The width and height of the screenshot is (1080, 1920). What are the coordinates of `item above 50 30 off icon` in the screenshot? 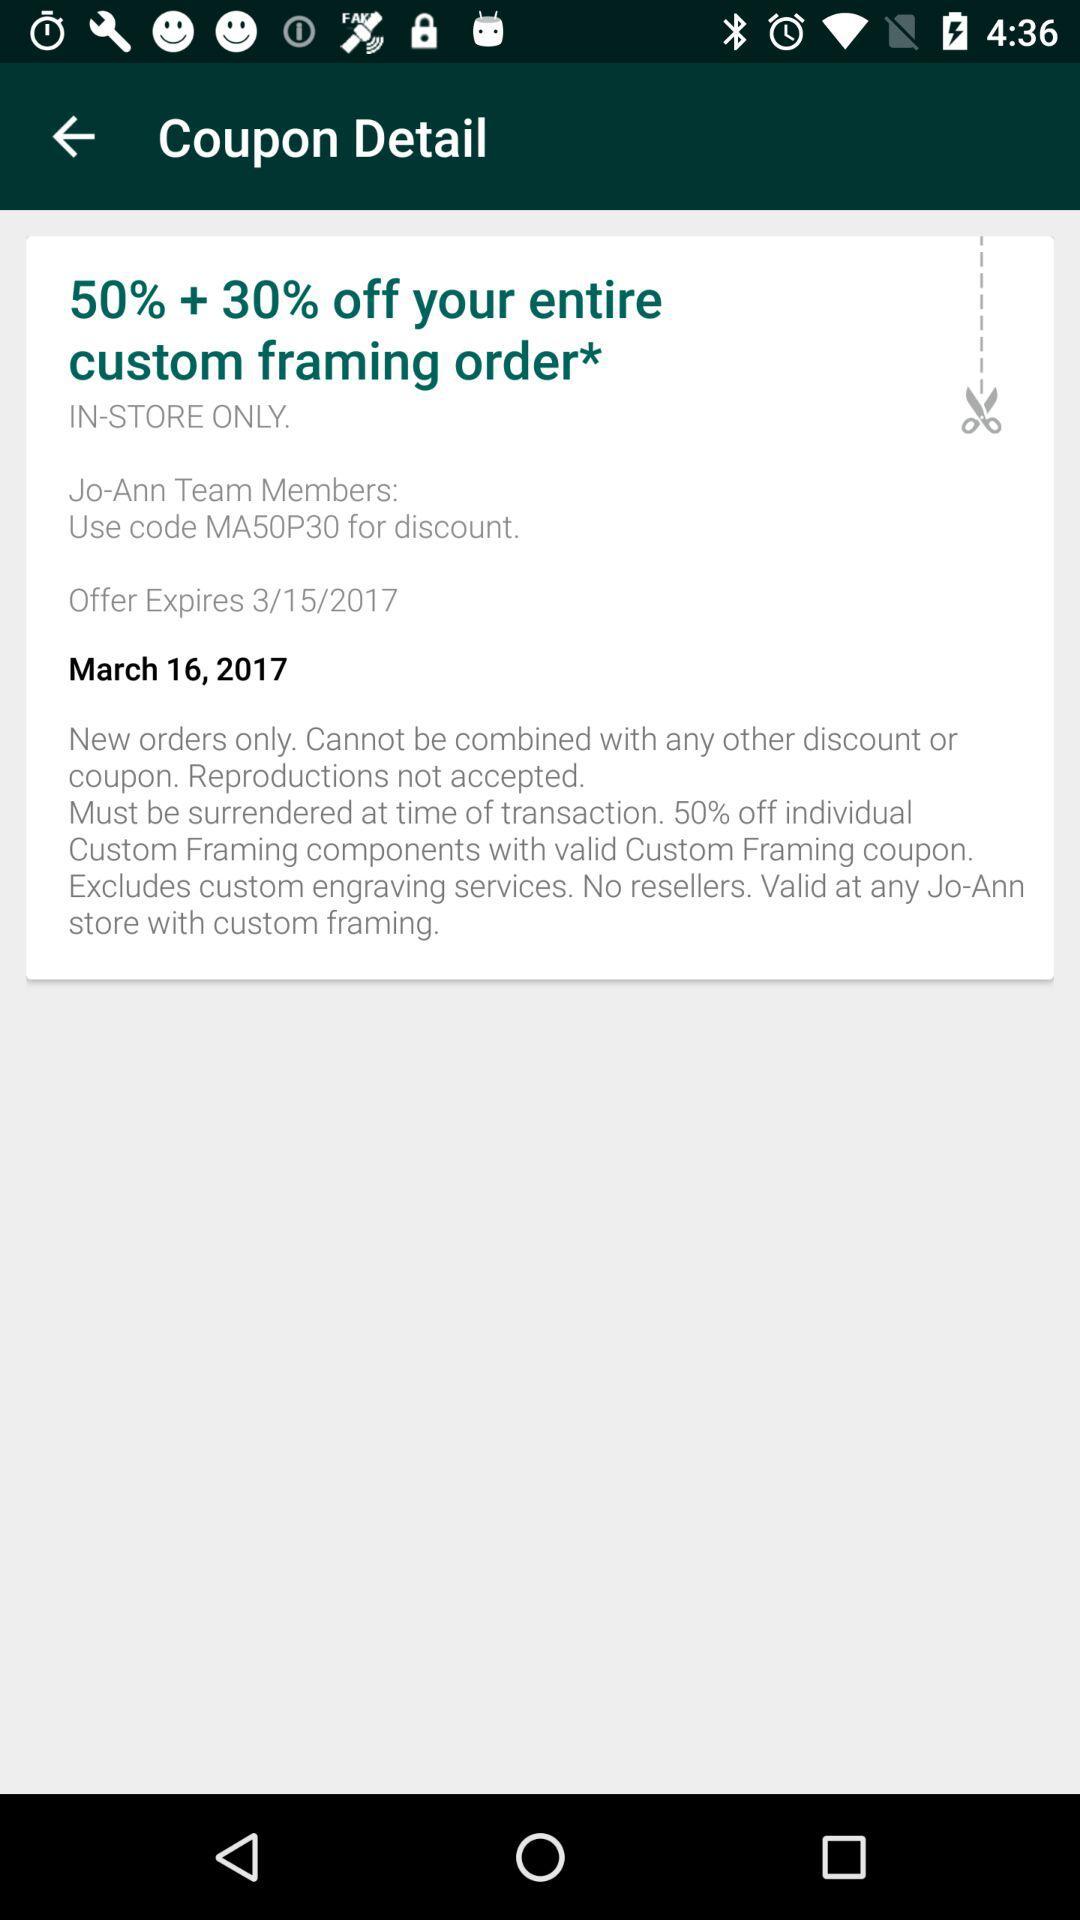 It's located at (72, 135).